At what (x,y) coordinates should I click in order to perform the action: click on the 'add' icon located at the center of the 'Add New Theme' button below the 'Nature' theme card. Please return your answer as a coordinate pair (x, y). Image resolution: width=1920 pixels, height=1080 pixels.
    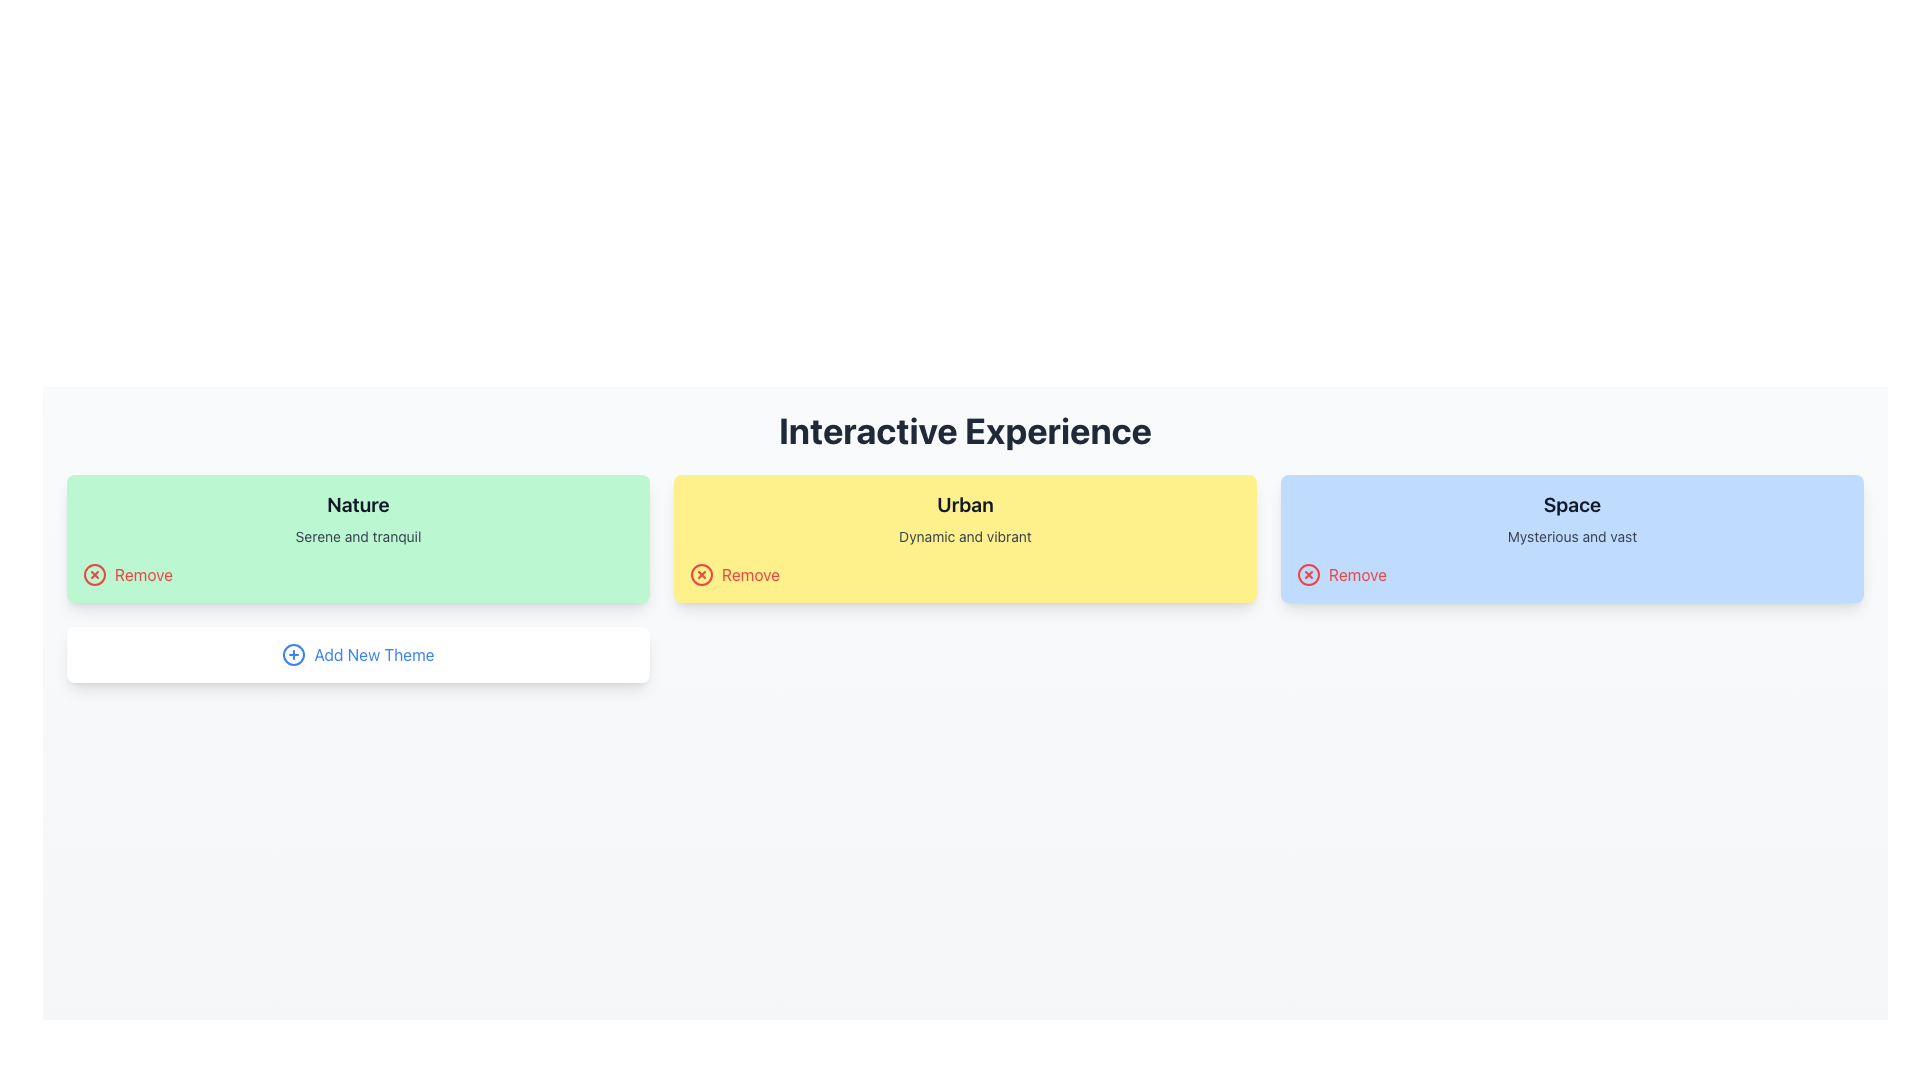
    Looking at the image, I should click on (293, 655).